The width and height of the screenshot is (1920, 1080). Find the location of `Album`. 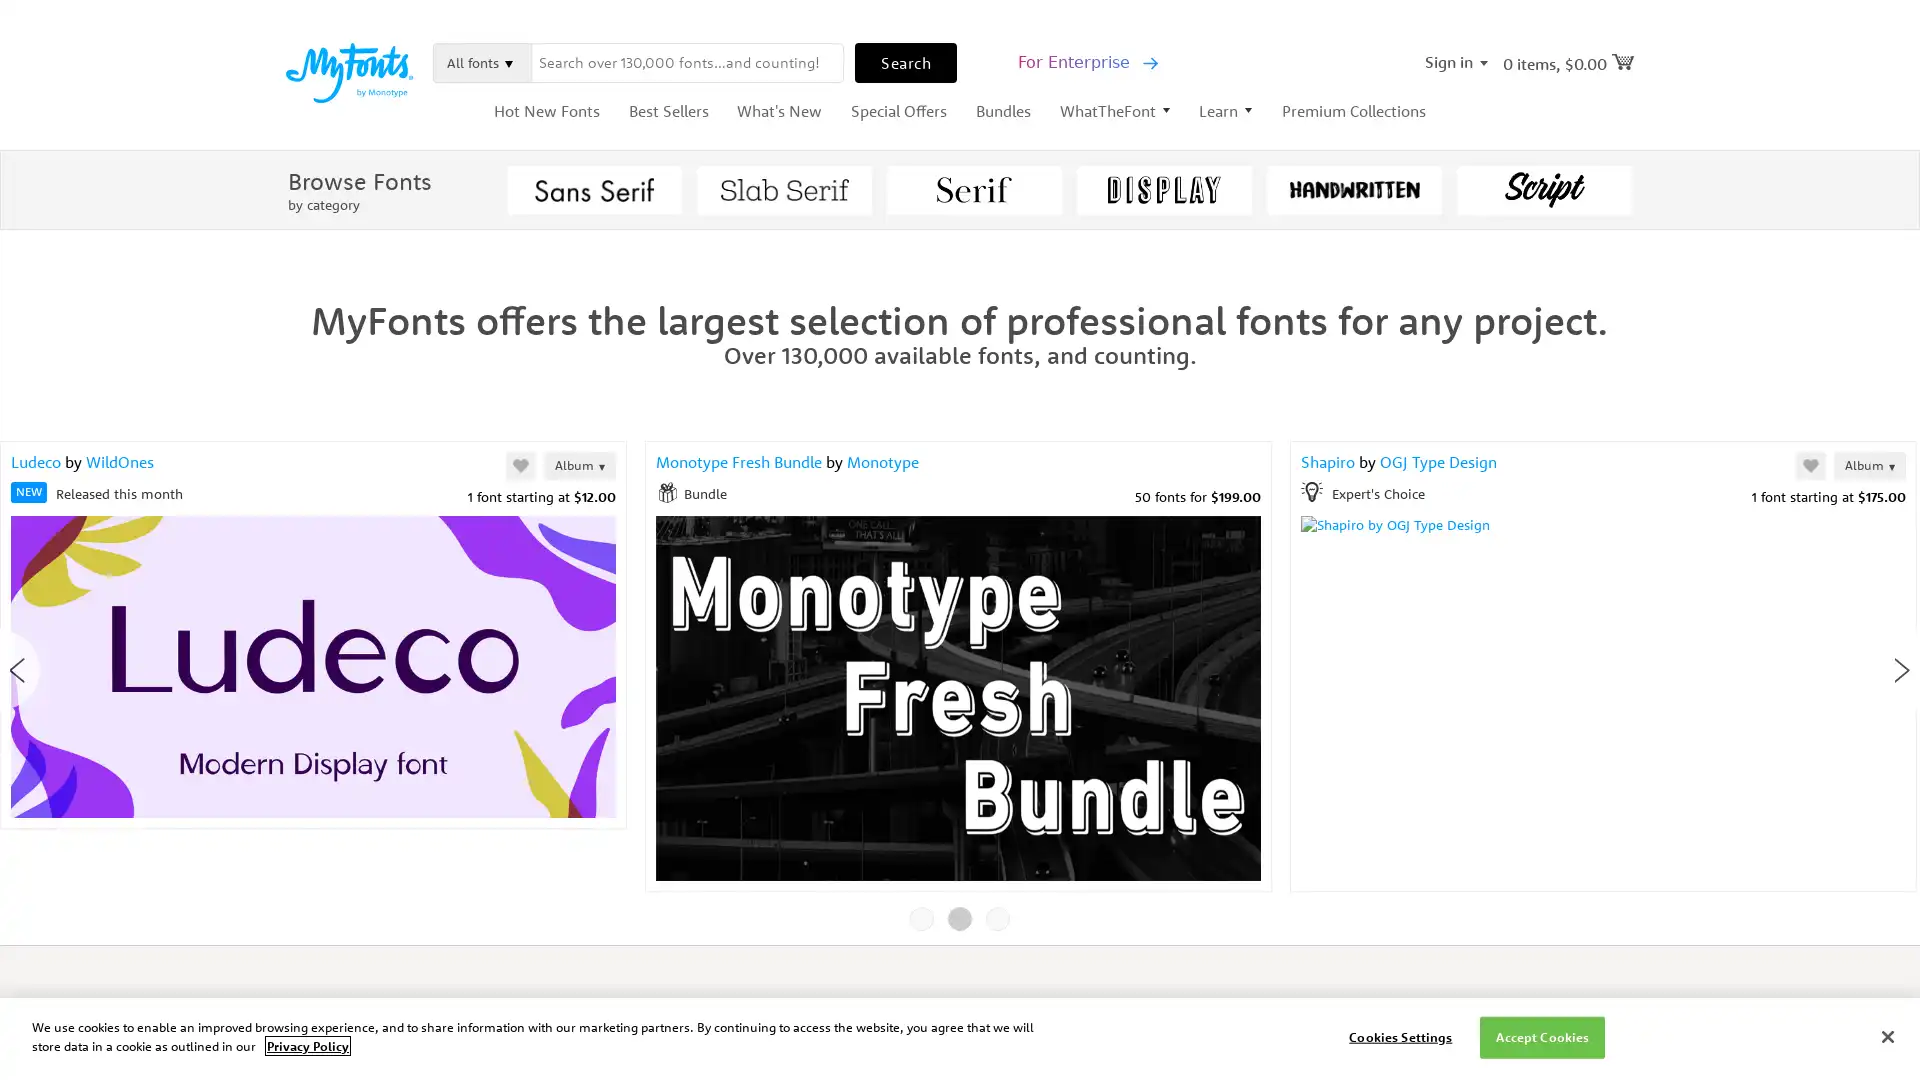

Album is located at coordinates (625, 465).